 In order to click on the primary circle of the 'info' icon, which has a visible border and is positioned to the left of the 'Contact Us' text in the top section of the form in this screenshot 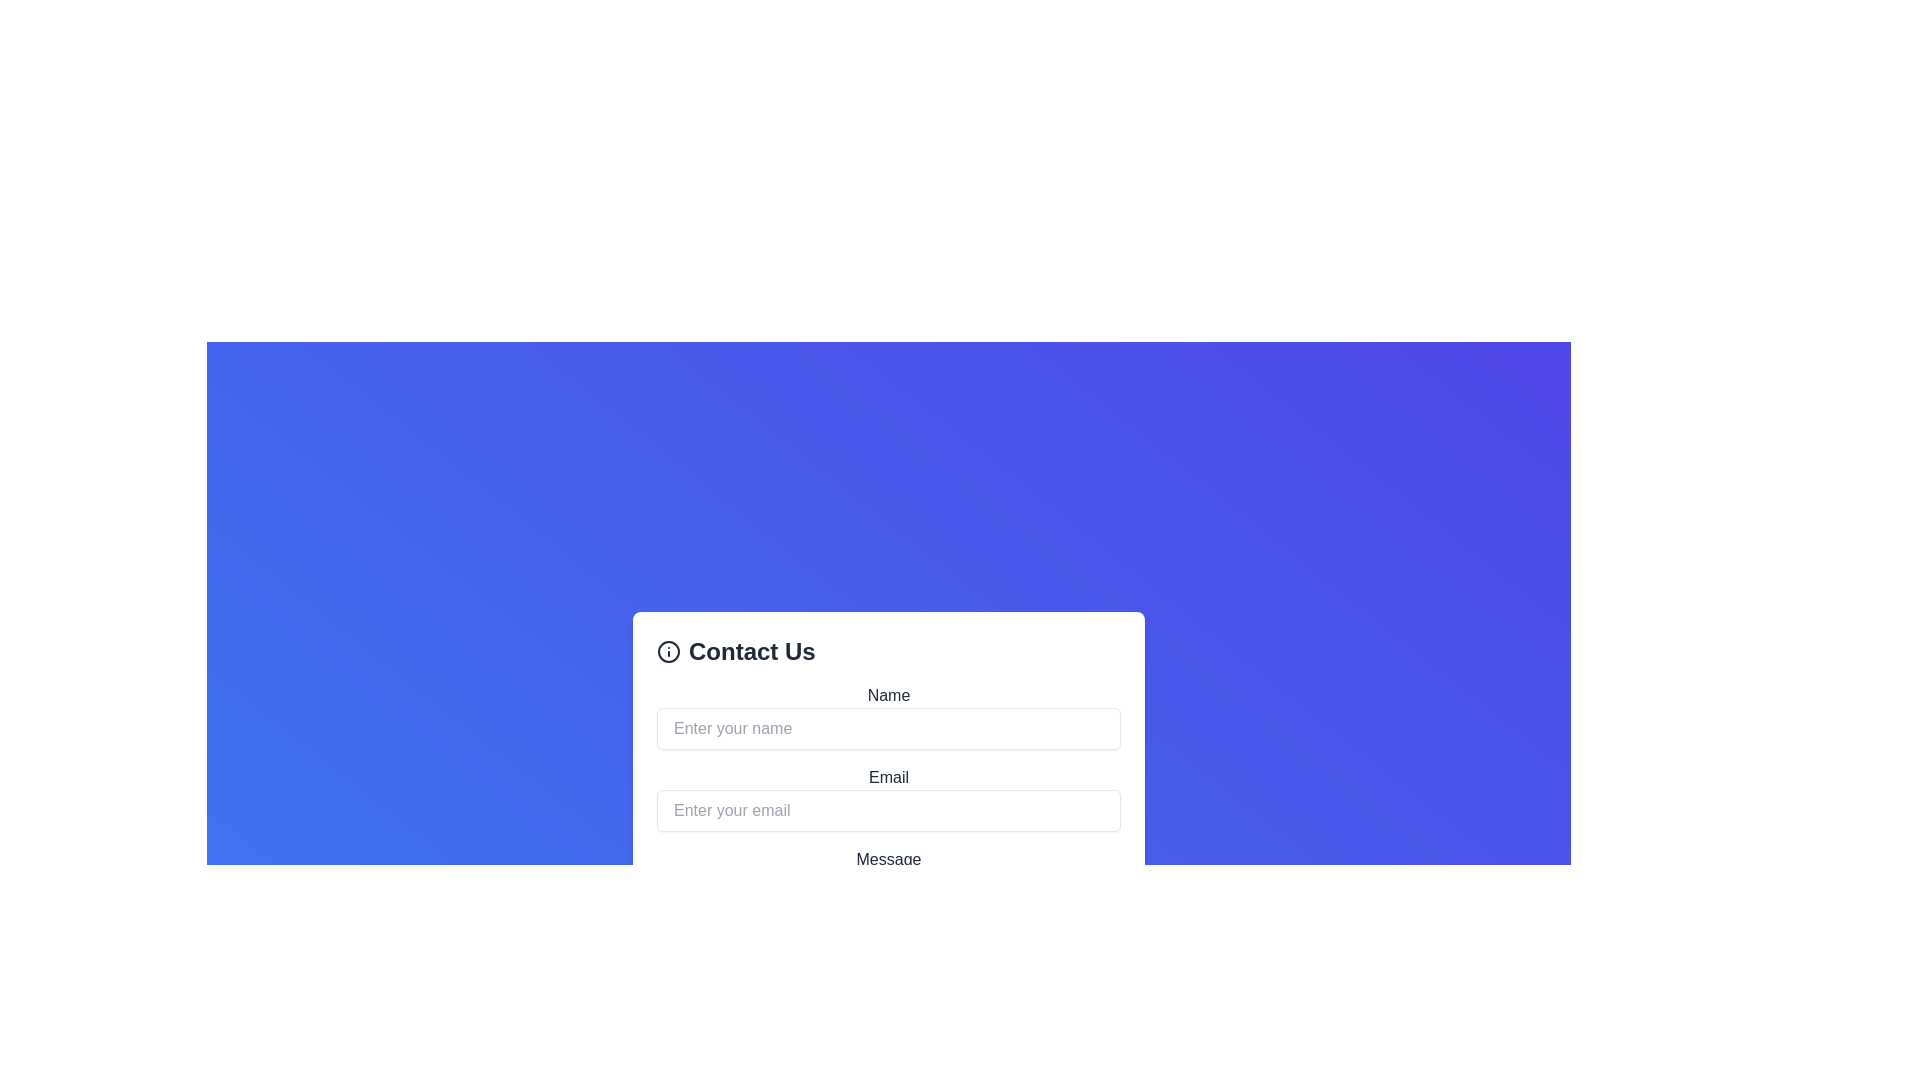, I will do `click(668, 651)`.